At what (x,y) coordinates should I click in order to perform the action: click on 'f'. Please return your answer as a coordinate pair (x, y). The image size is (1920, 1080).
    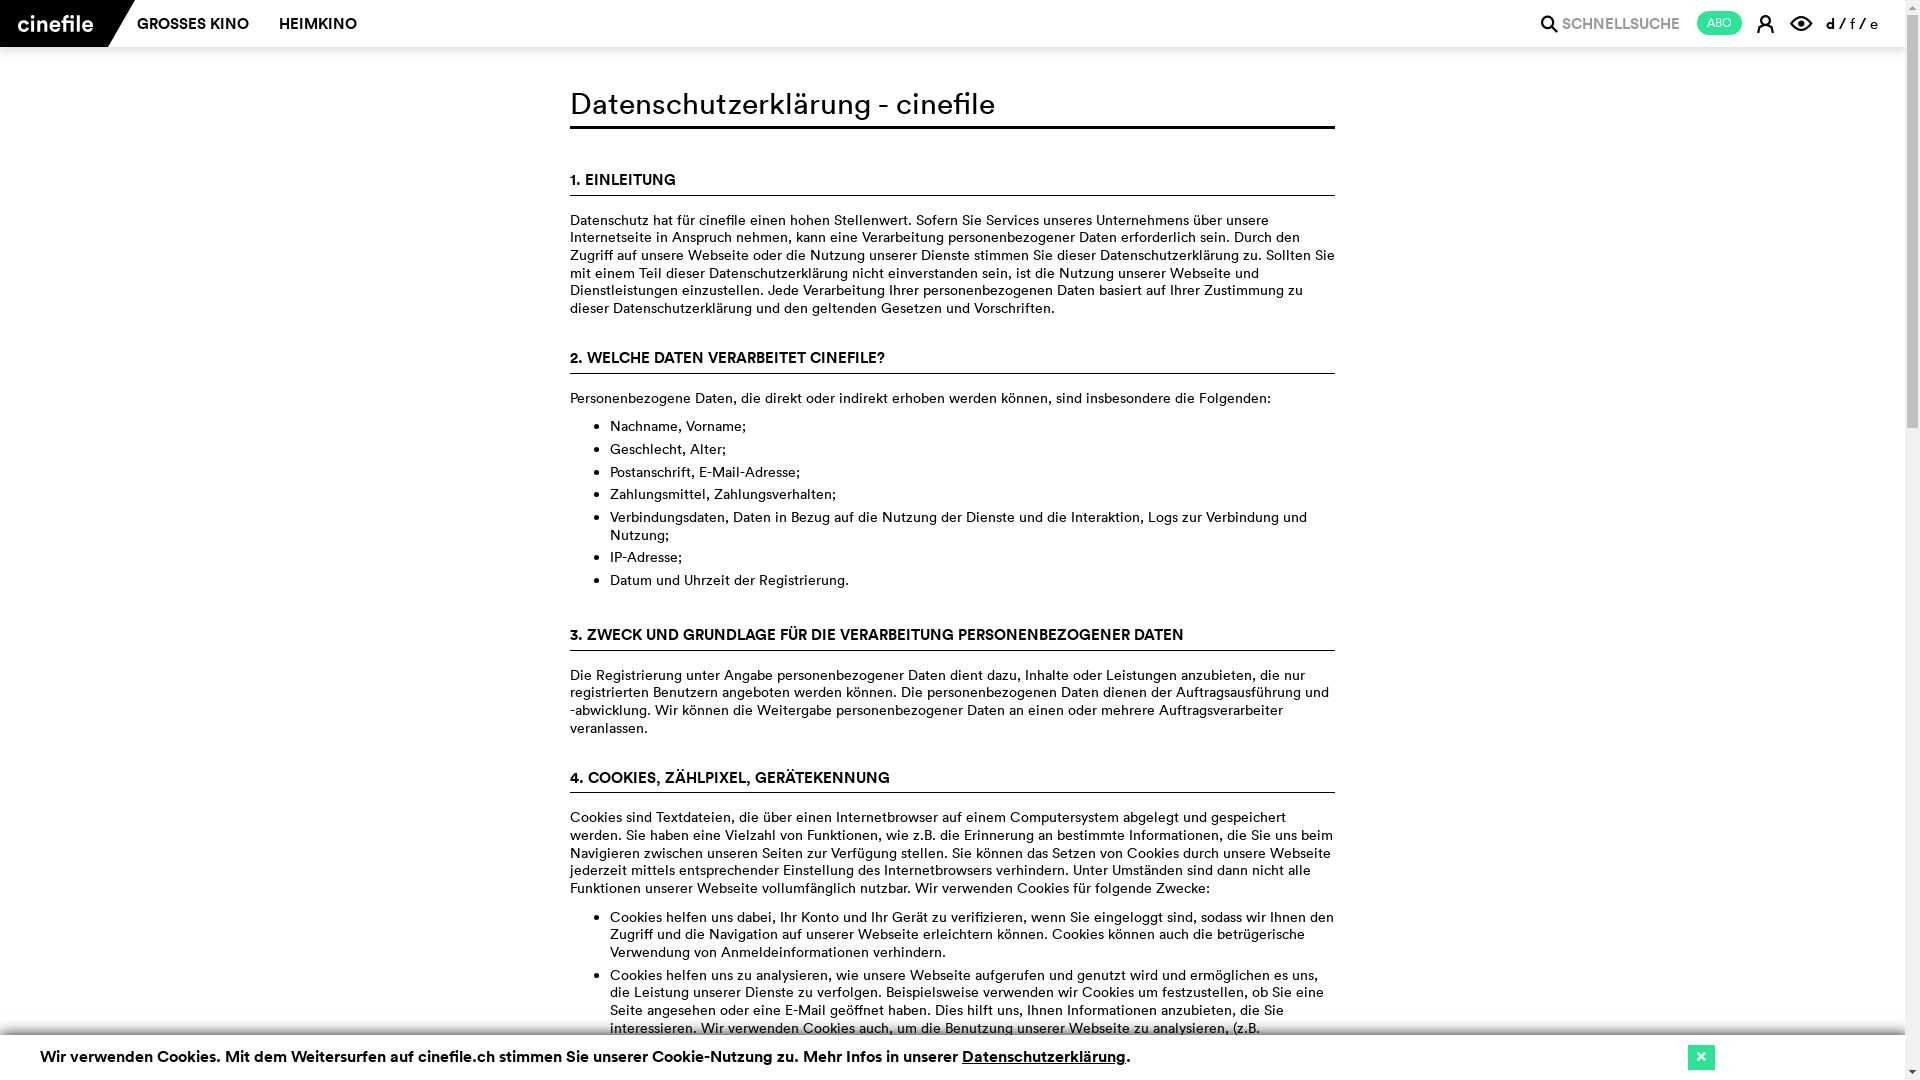
    Looking at the image, I should click on (1851, 23).